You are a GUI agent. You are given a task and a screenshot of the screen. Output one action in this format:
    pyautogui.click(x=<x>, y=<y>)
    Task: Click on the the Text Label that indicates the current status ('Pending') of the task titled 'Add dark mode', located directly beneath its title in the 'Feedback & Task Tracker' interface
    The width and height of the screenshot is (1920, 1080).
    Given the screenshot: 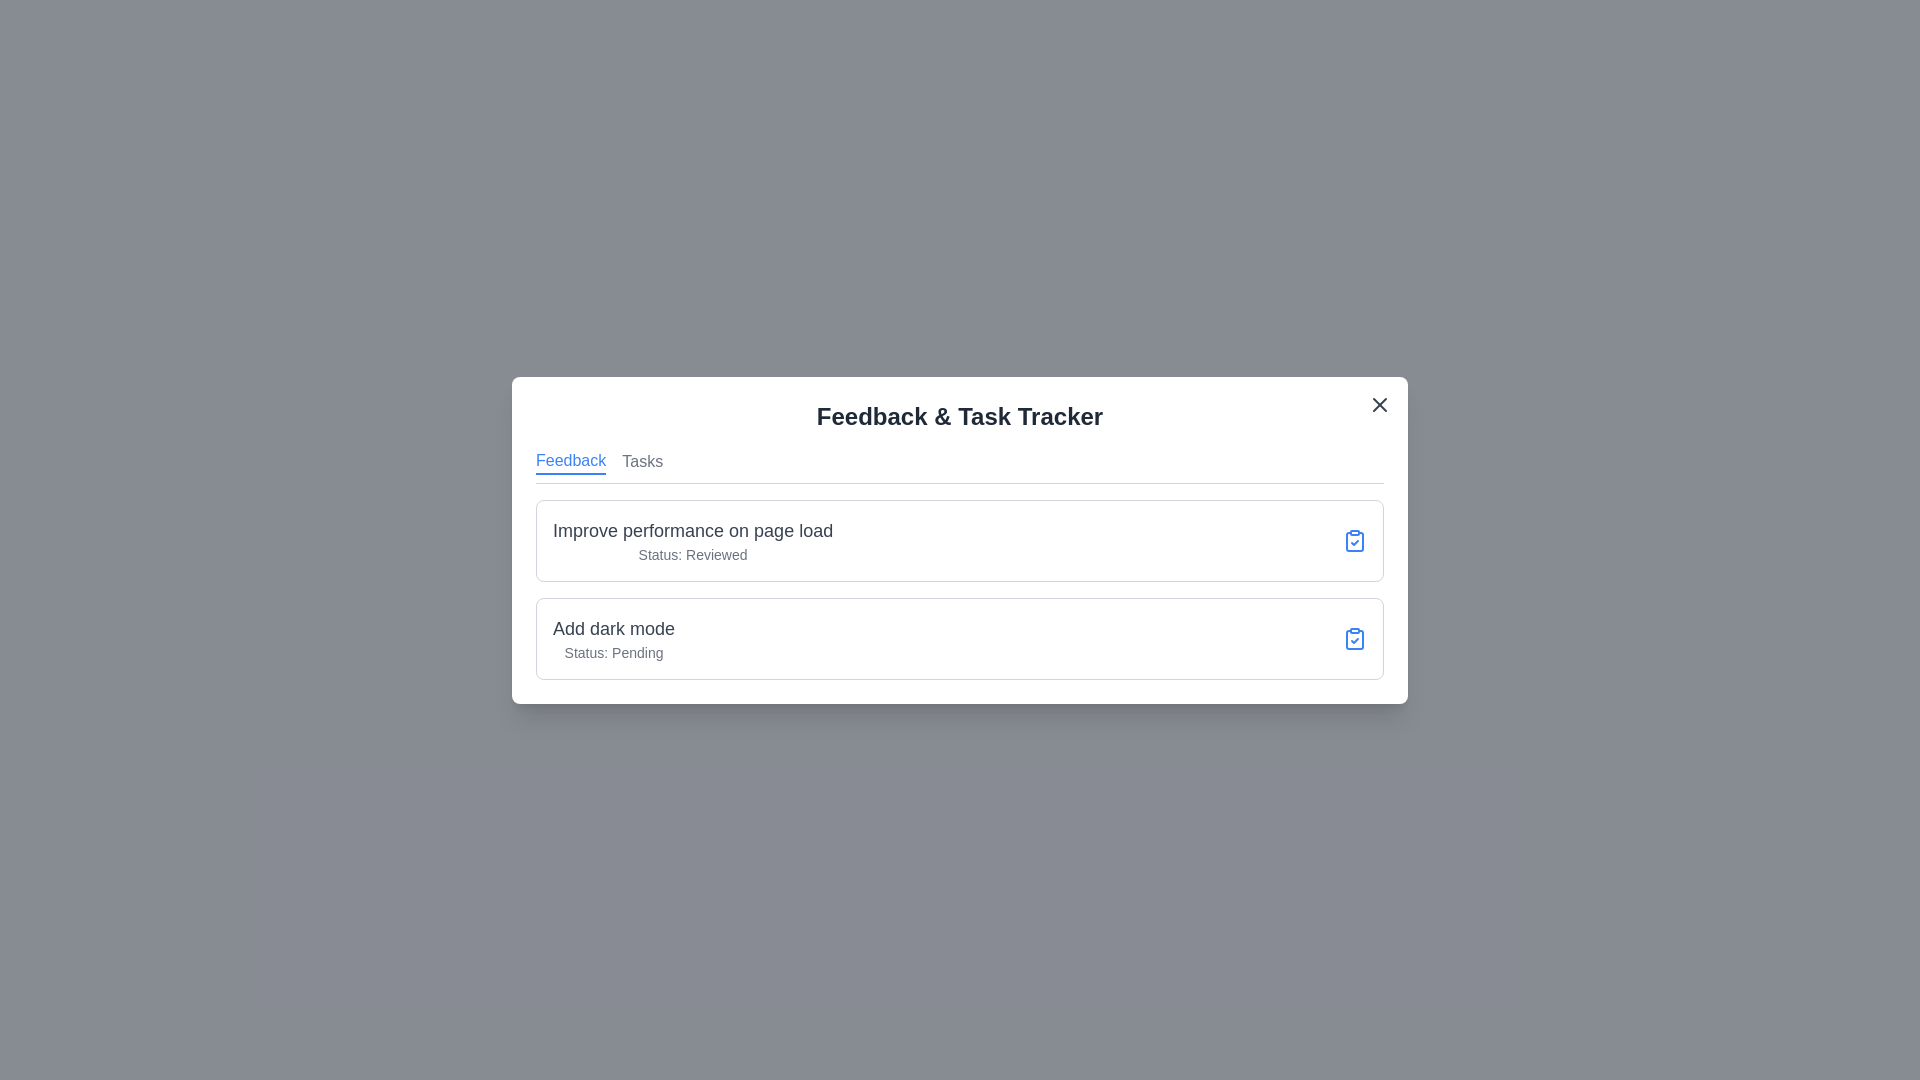 What is the action you would take?
    pyautogui.click(x=613, y=652)
    